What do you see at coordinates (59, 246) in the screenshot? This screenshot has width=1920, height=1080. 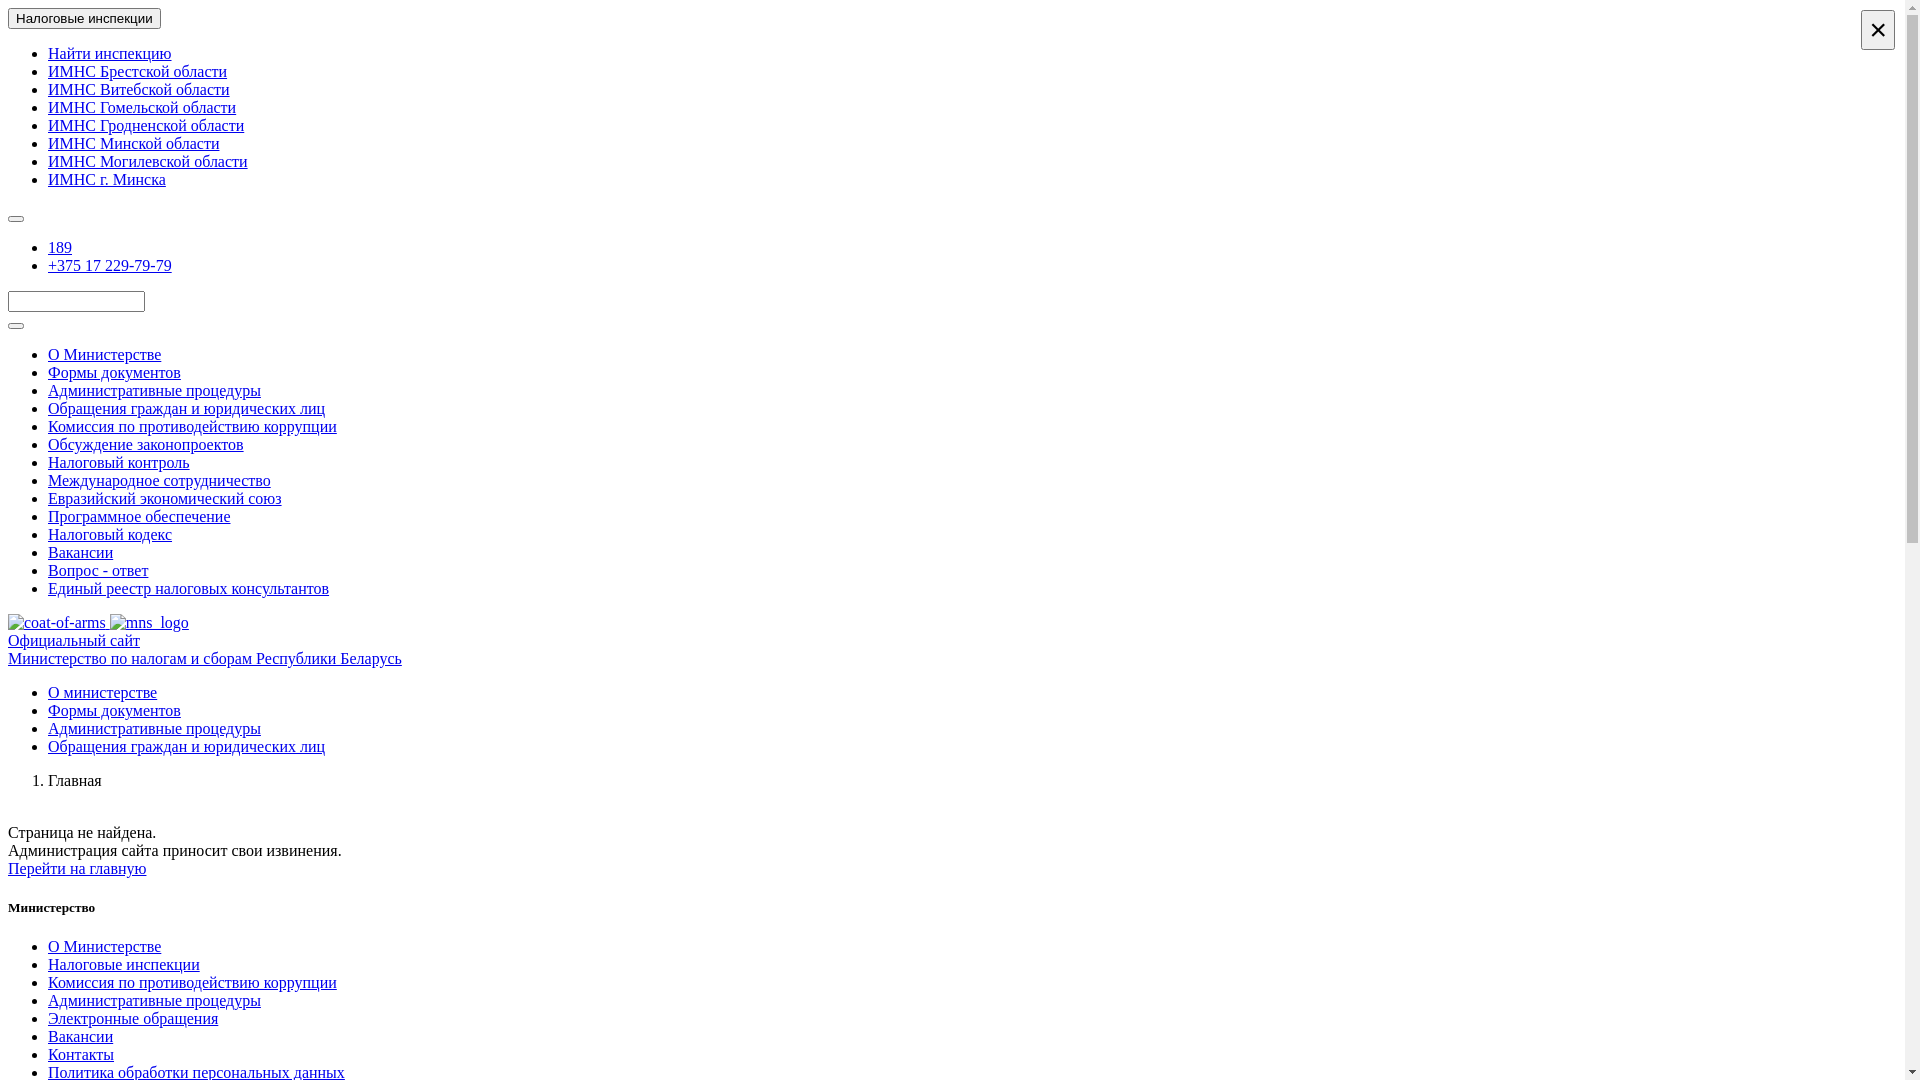 I see `'189'` at bounding box center [59, 246].